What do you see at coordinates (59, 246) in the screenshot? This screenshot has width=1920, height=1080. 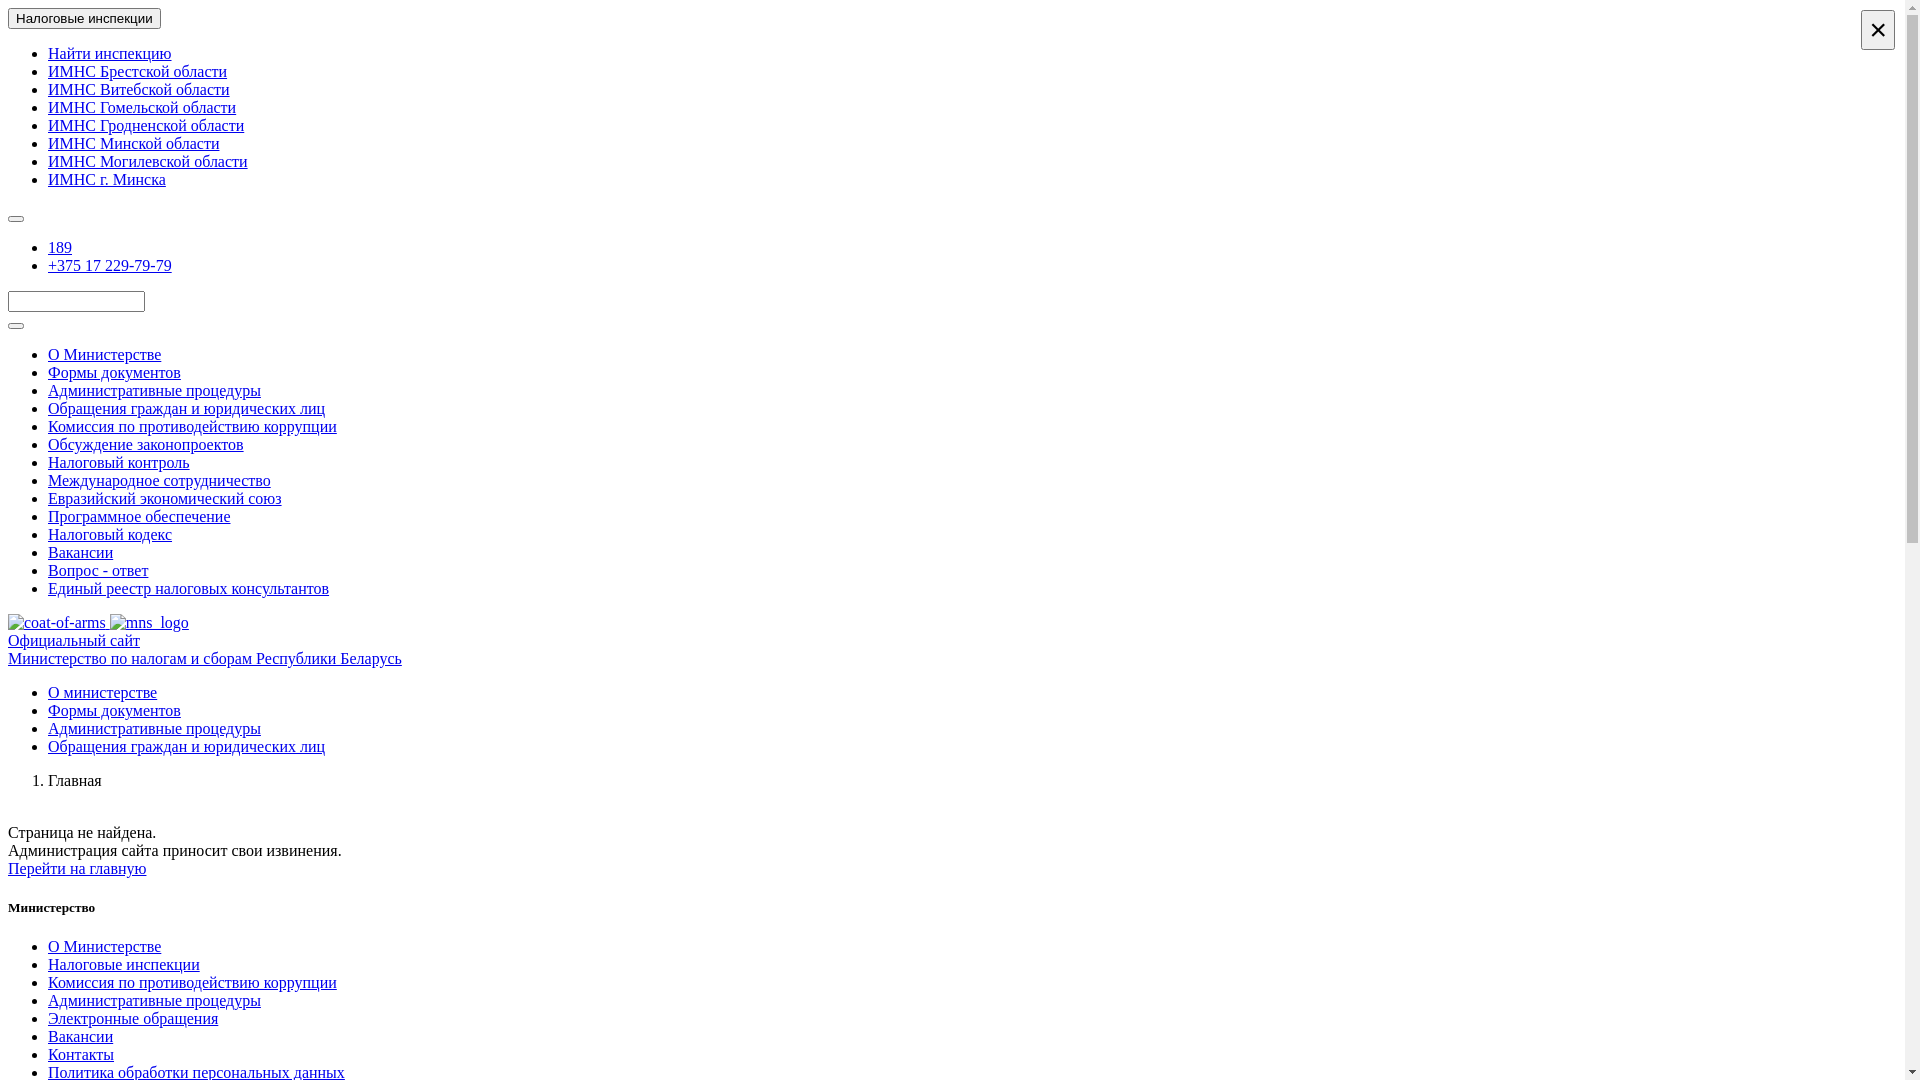 I see `'189'` at bounding box center [59, 246].